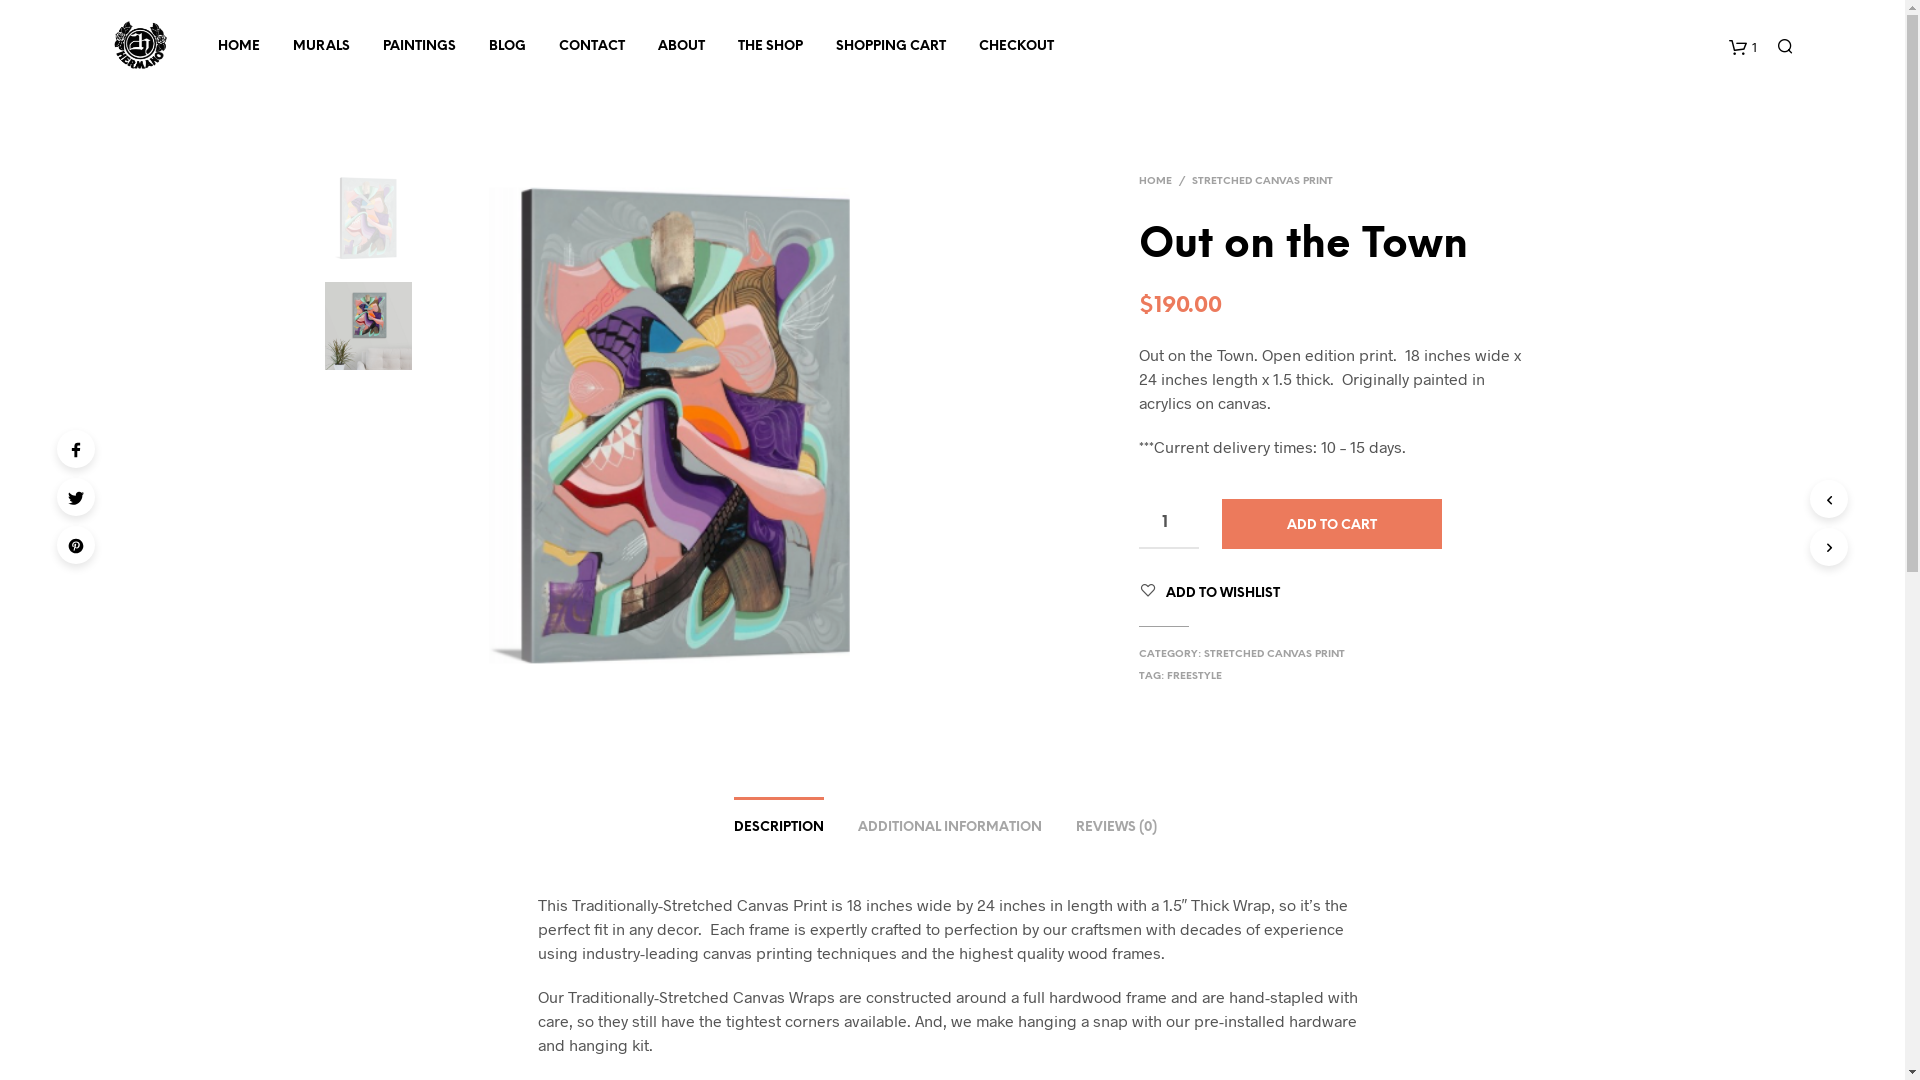 The image size is (1920, 1080). Describe the element at coordinates (76, 447) in the screenshot. I see `'Facebook'` at that location.